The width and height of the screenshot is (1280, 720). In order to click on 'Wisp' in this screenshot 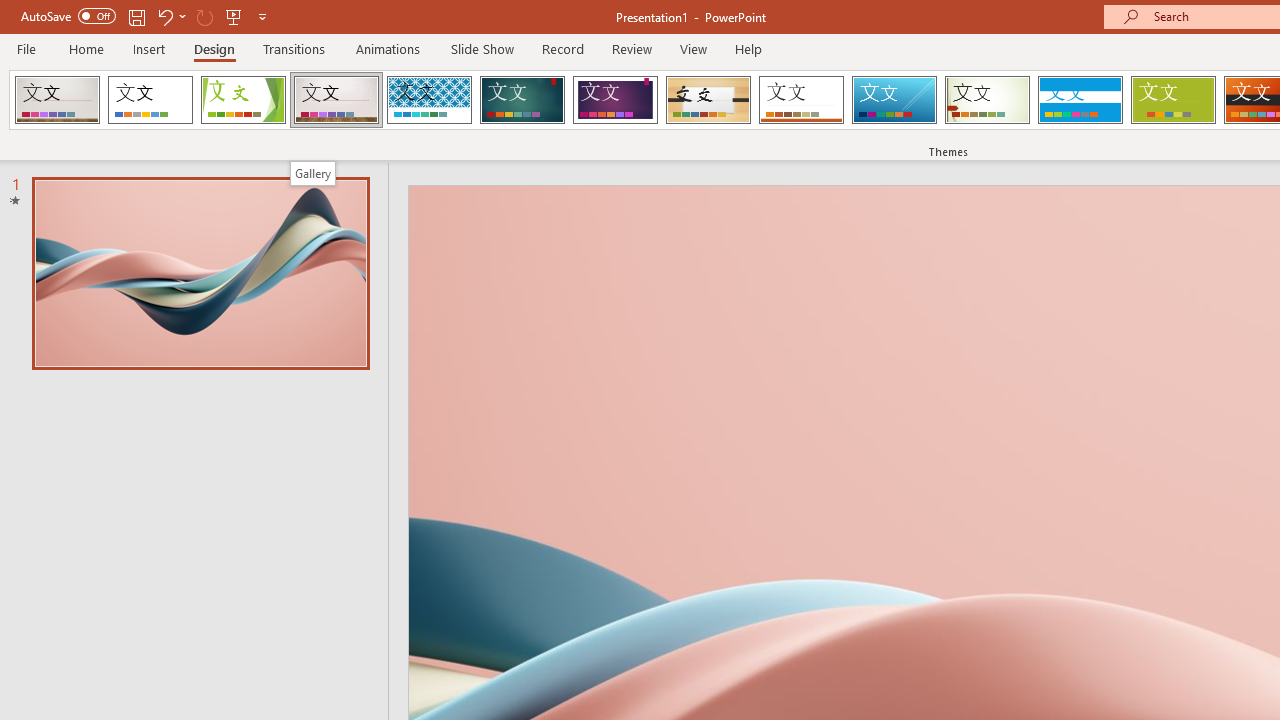, I will do `click(987, 100)`.